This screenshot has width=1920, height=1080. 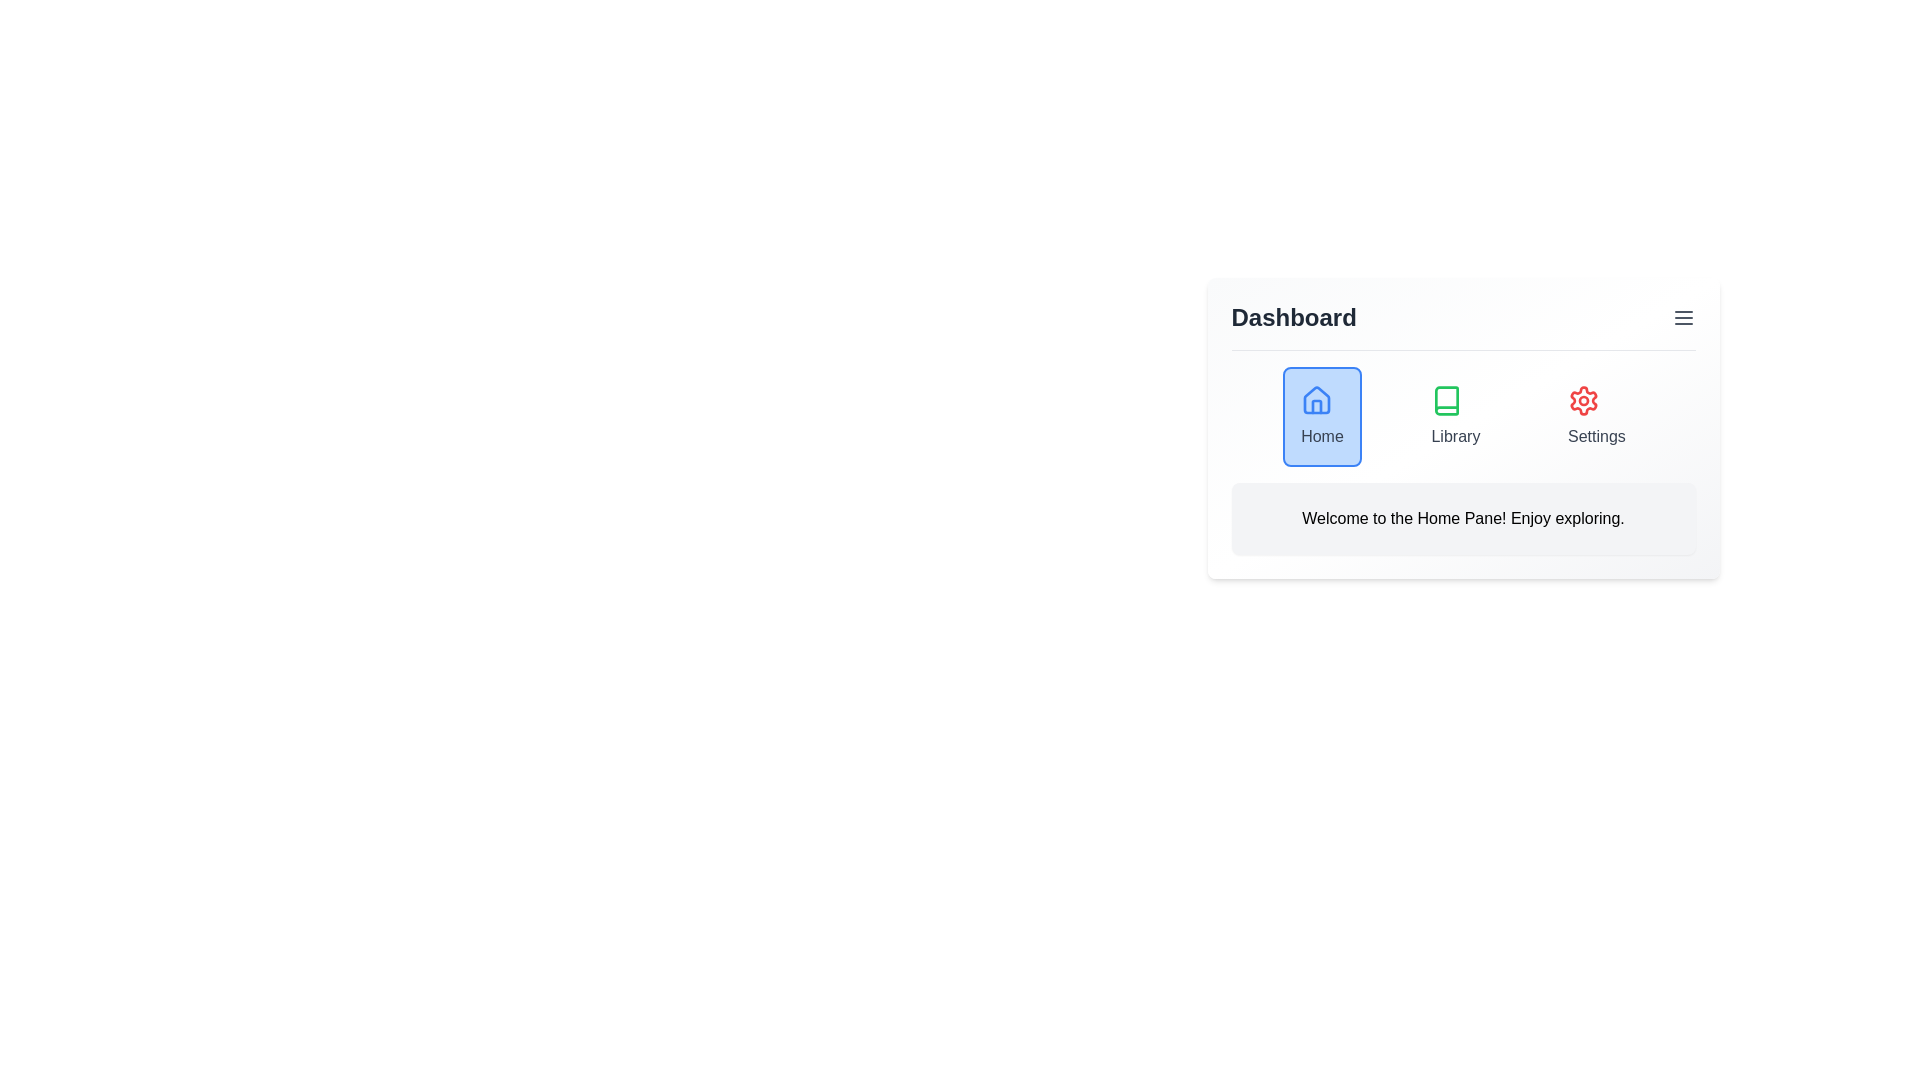 I want to click on the 'Library' icon located in the main dashboard's navigation panel, so click(x=1447, y=401).